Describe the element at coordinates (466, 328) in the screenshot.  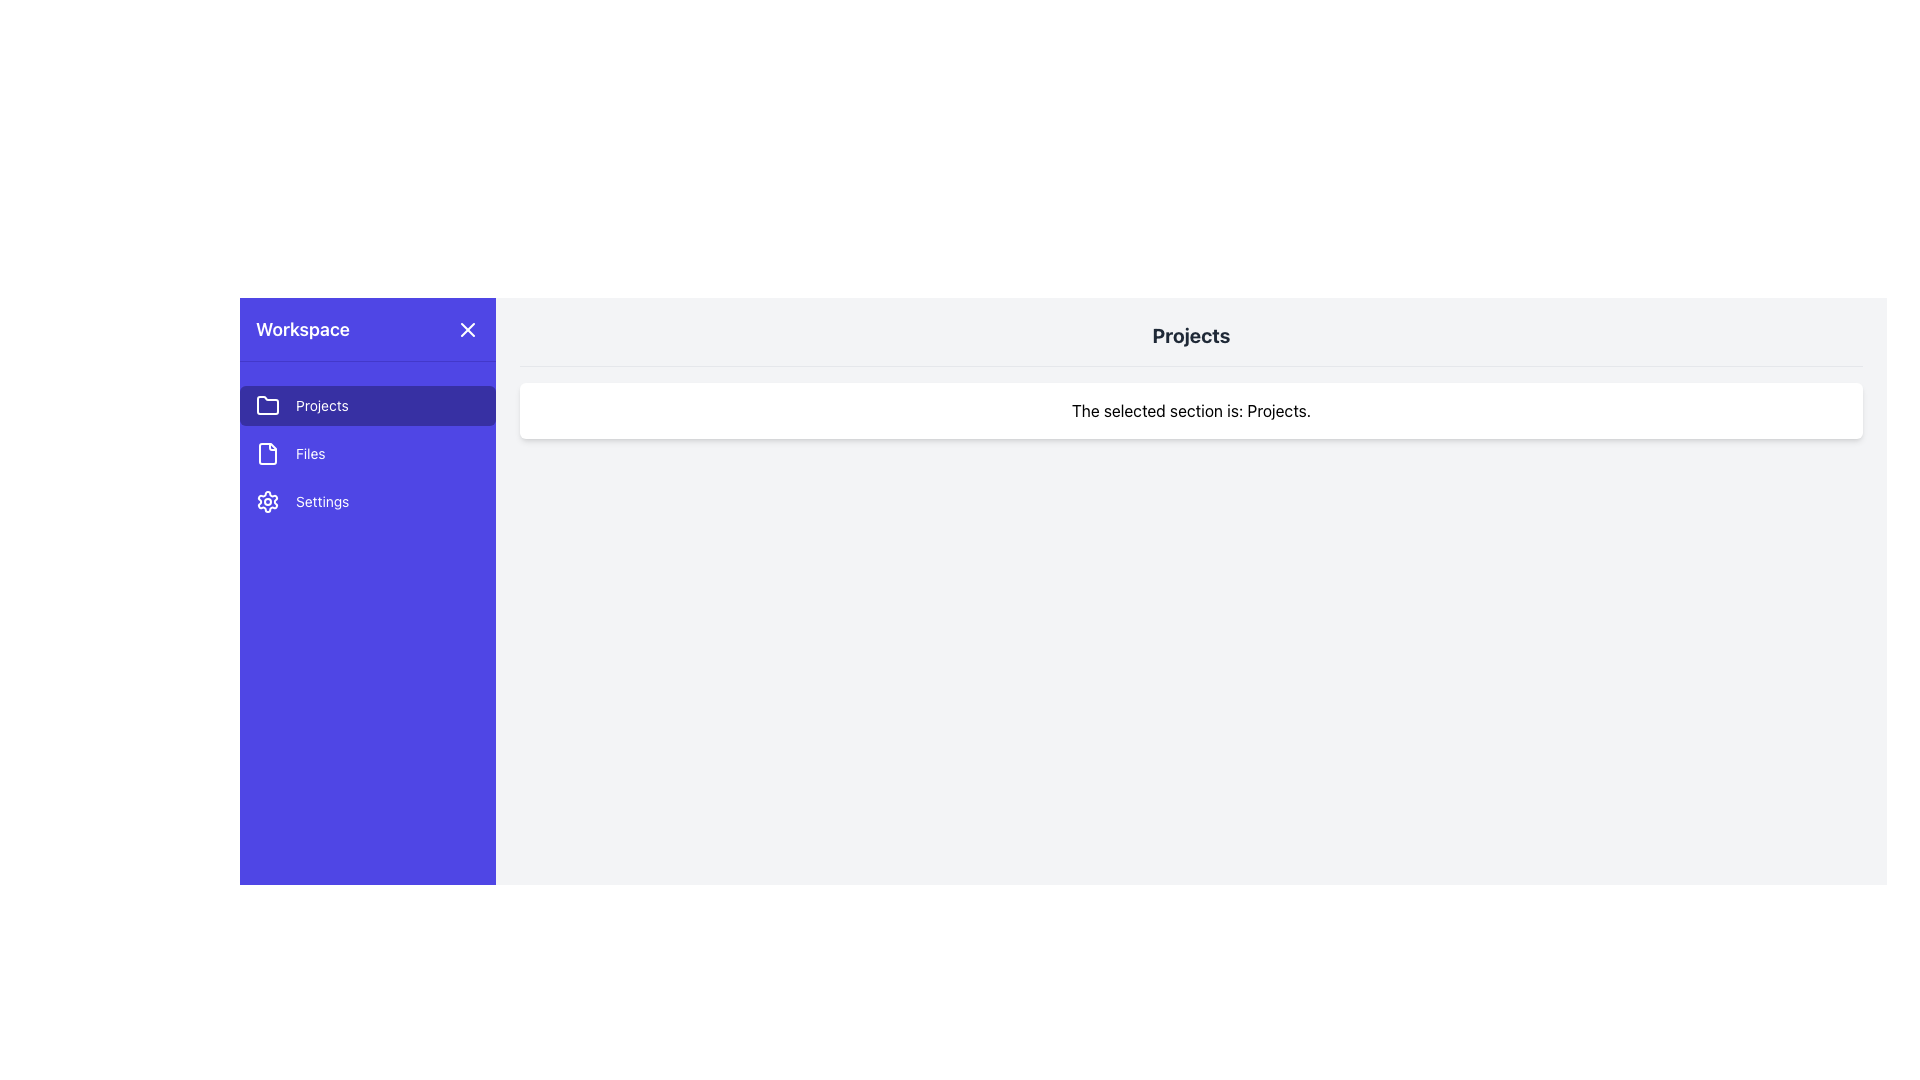
I see `the close button located in the upper-right corner of the 'Workspace' sidebar` at that location.